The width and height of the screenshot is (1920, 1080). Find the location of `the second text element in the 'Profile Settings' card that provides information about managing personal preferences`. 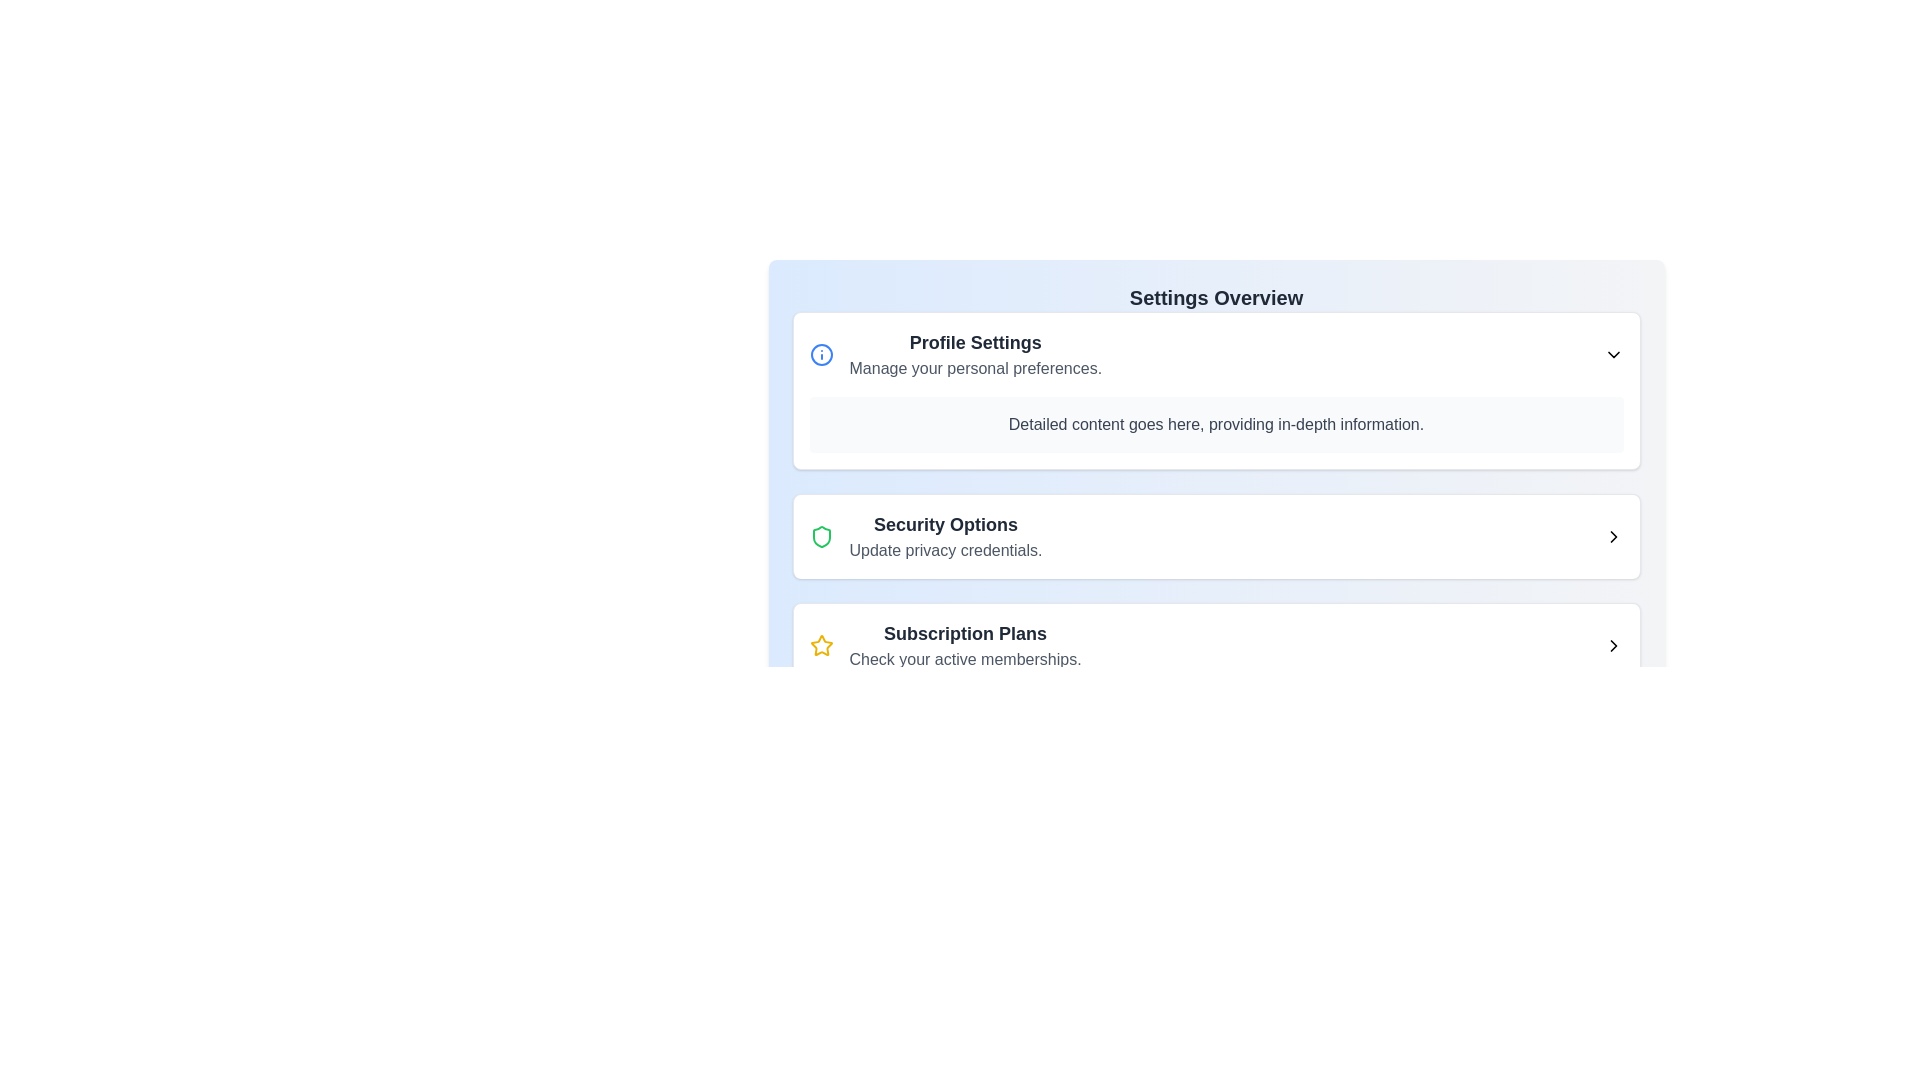

the second text element in the 'Profile Settings' card that provides information about managing personal preferences is located at coordinates (975, 369).